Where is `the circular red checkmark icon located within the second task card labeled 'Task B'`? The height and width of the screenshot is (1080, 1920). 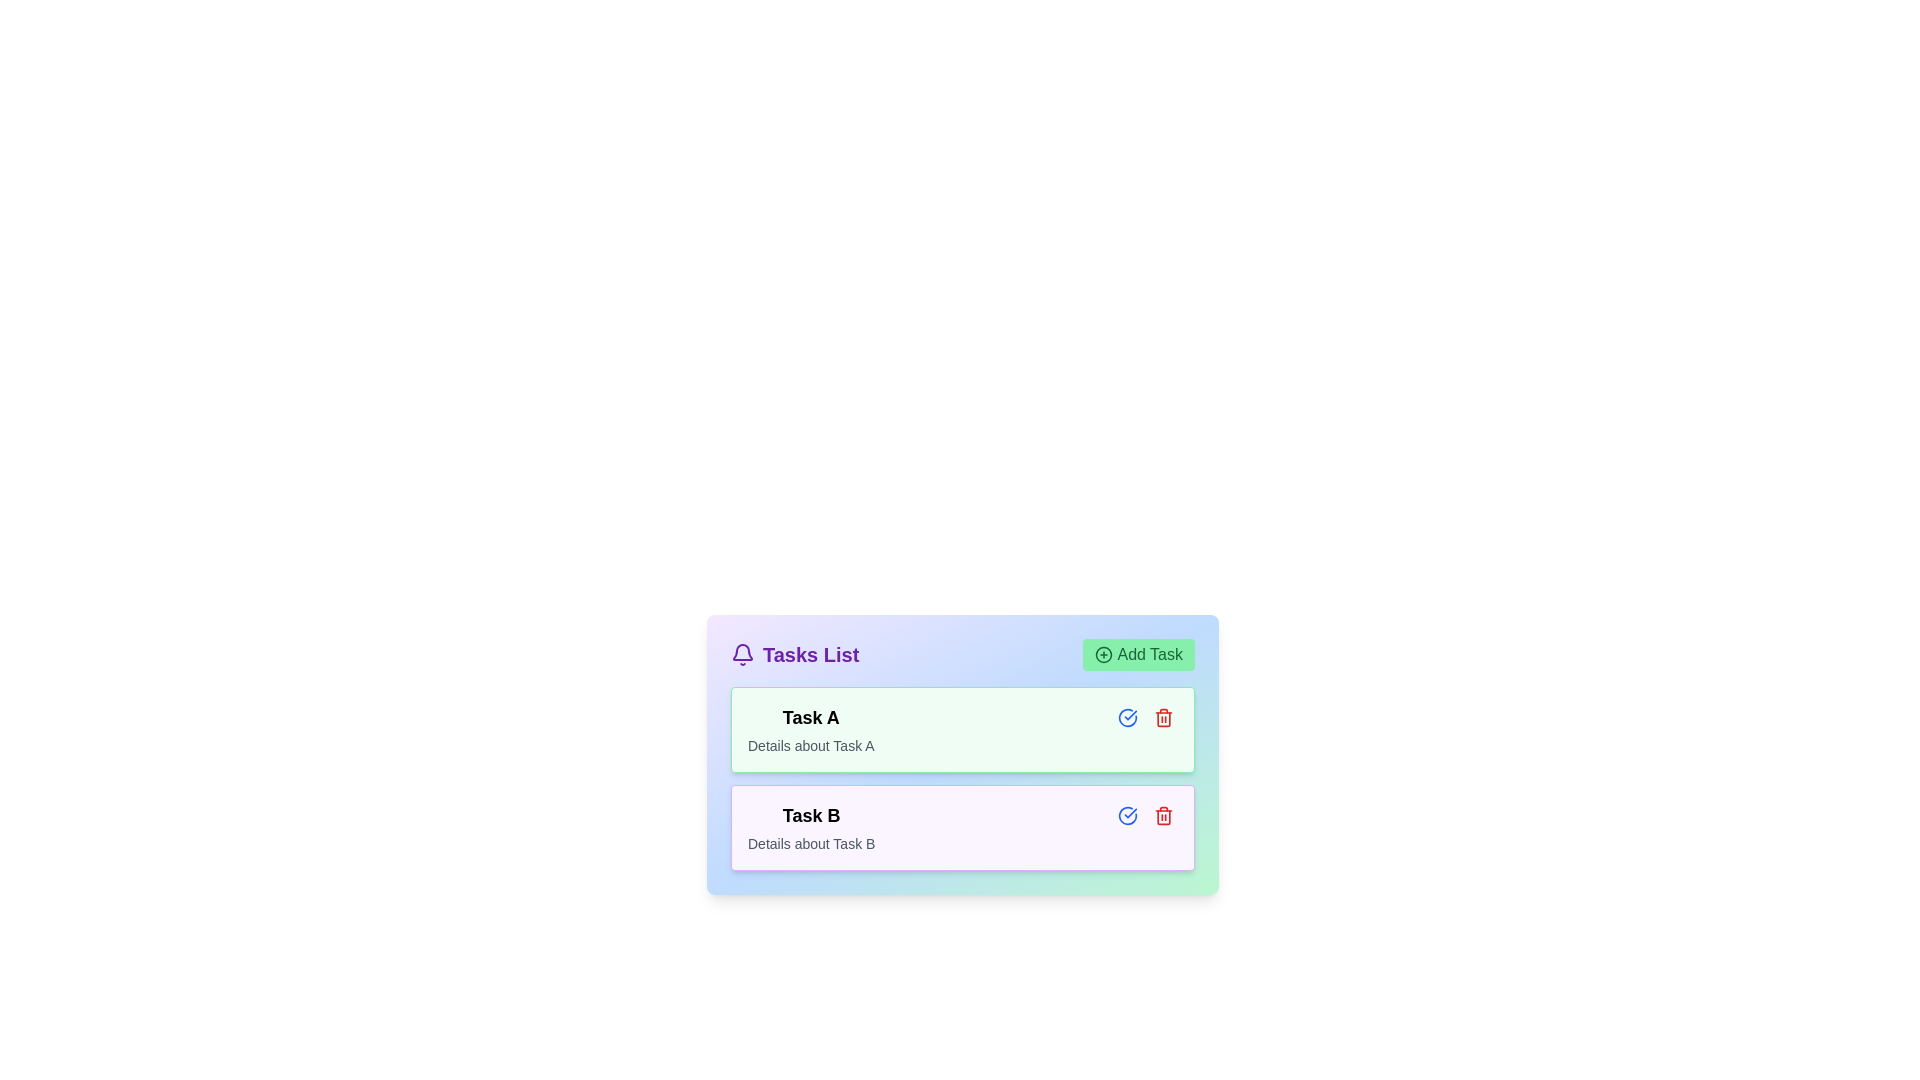
the circular red checkmark icon located within the second task card labeled 'Task B' is located at coordinates (1128, 816).